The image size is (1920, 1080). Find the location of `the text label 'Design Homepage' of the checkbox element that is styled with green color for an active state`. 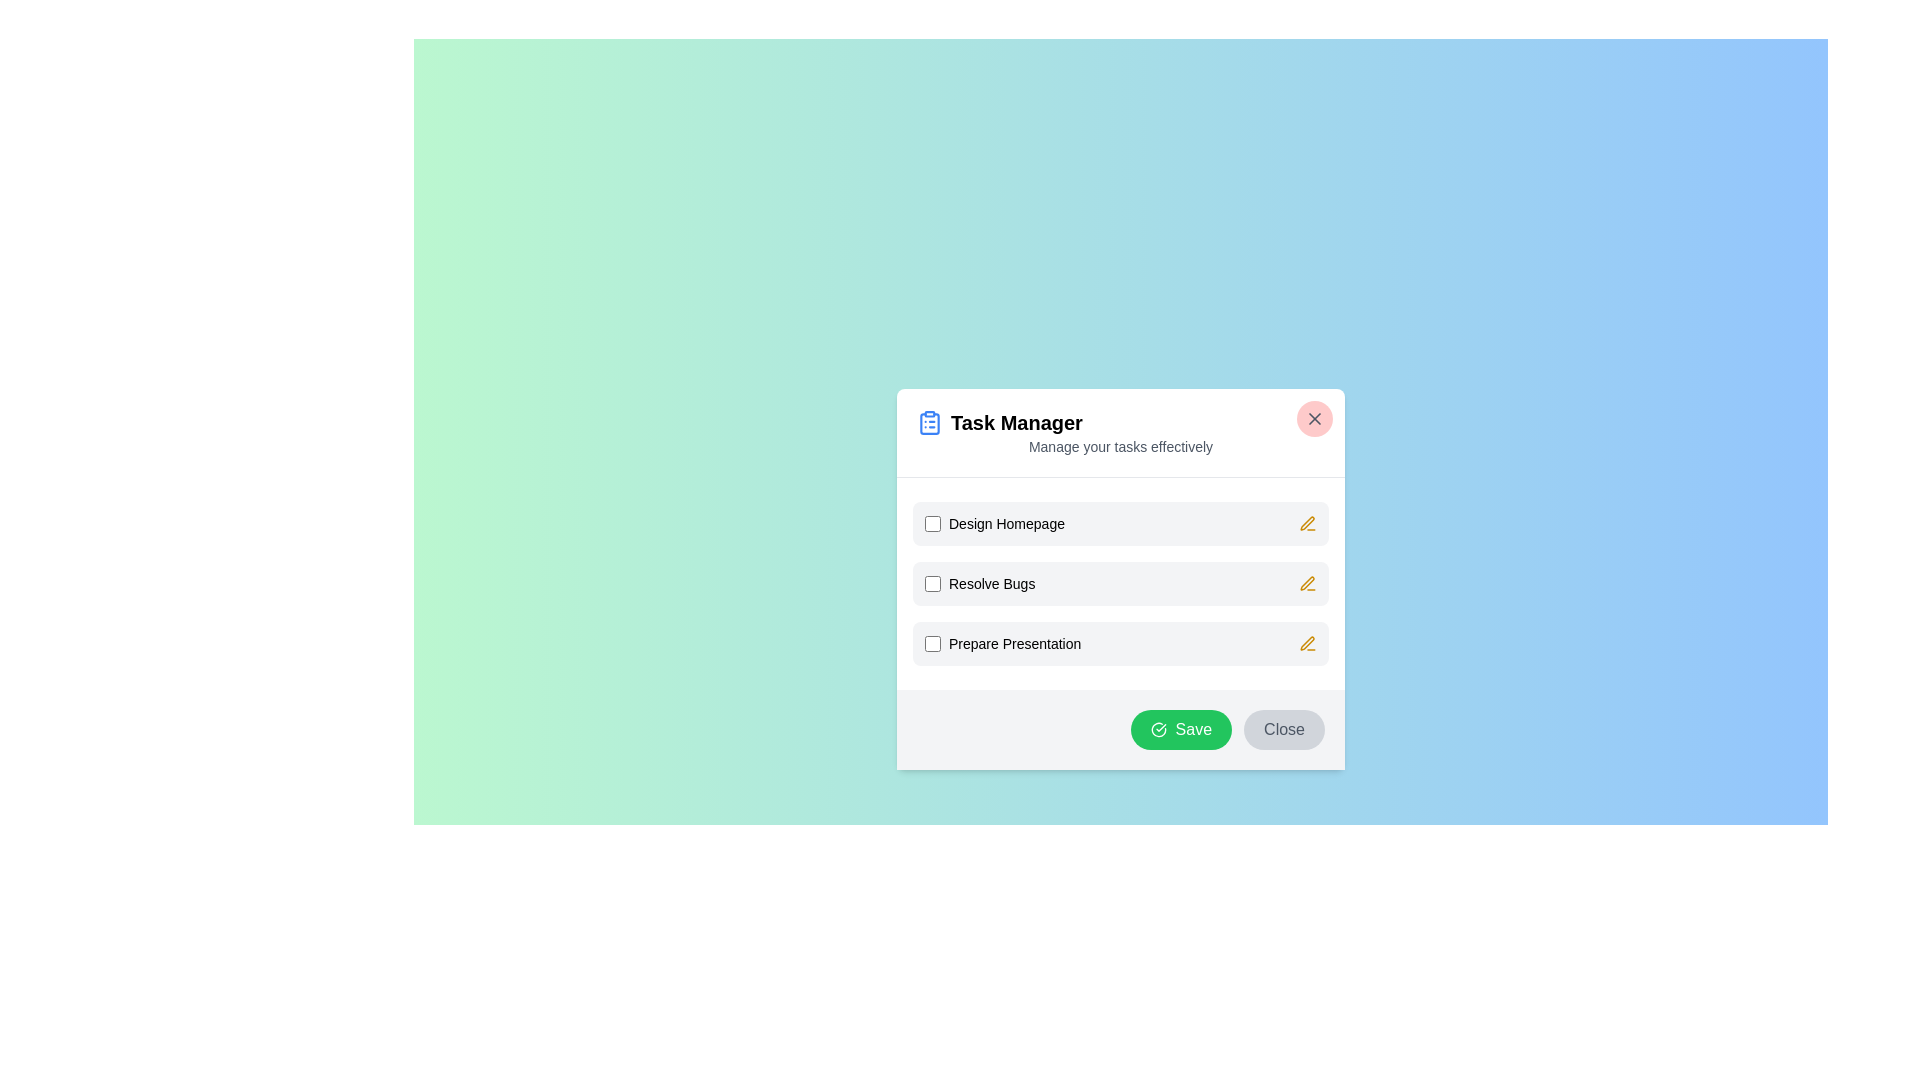

the text label 'Design Homepage' of the checkbox element that is styled with green color for an active state is located at coordinates (994, 522).